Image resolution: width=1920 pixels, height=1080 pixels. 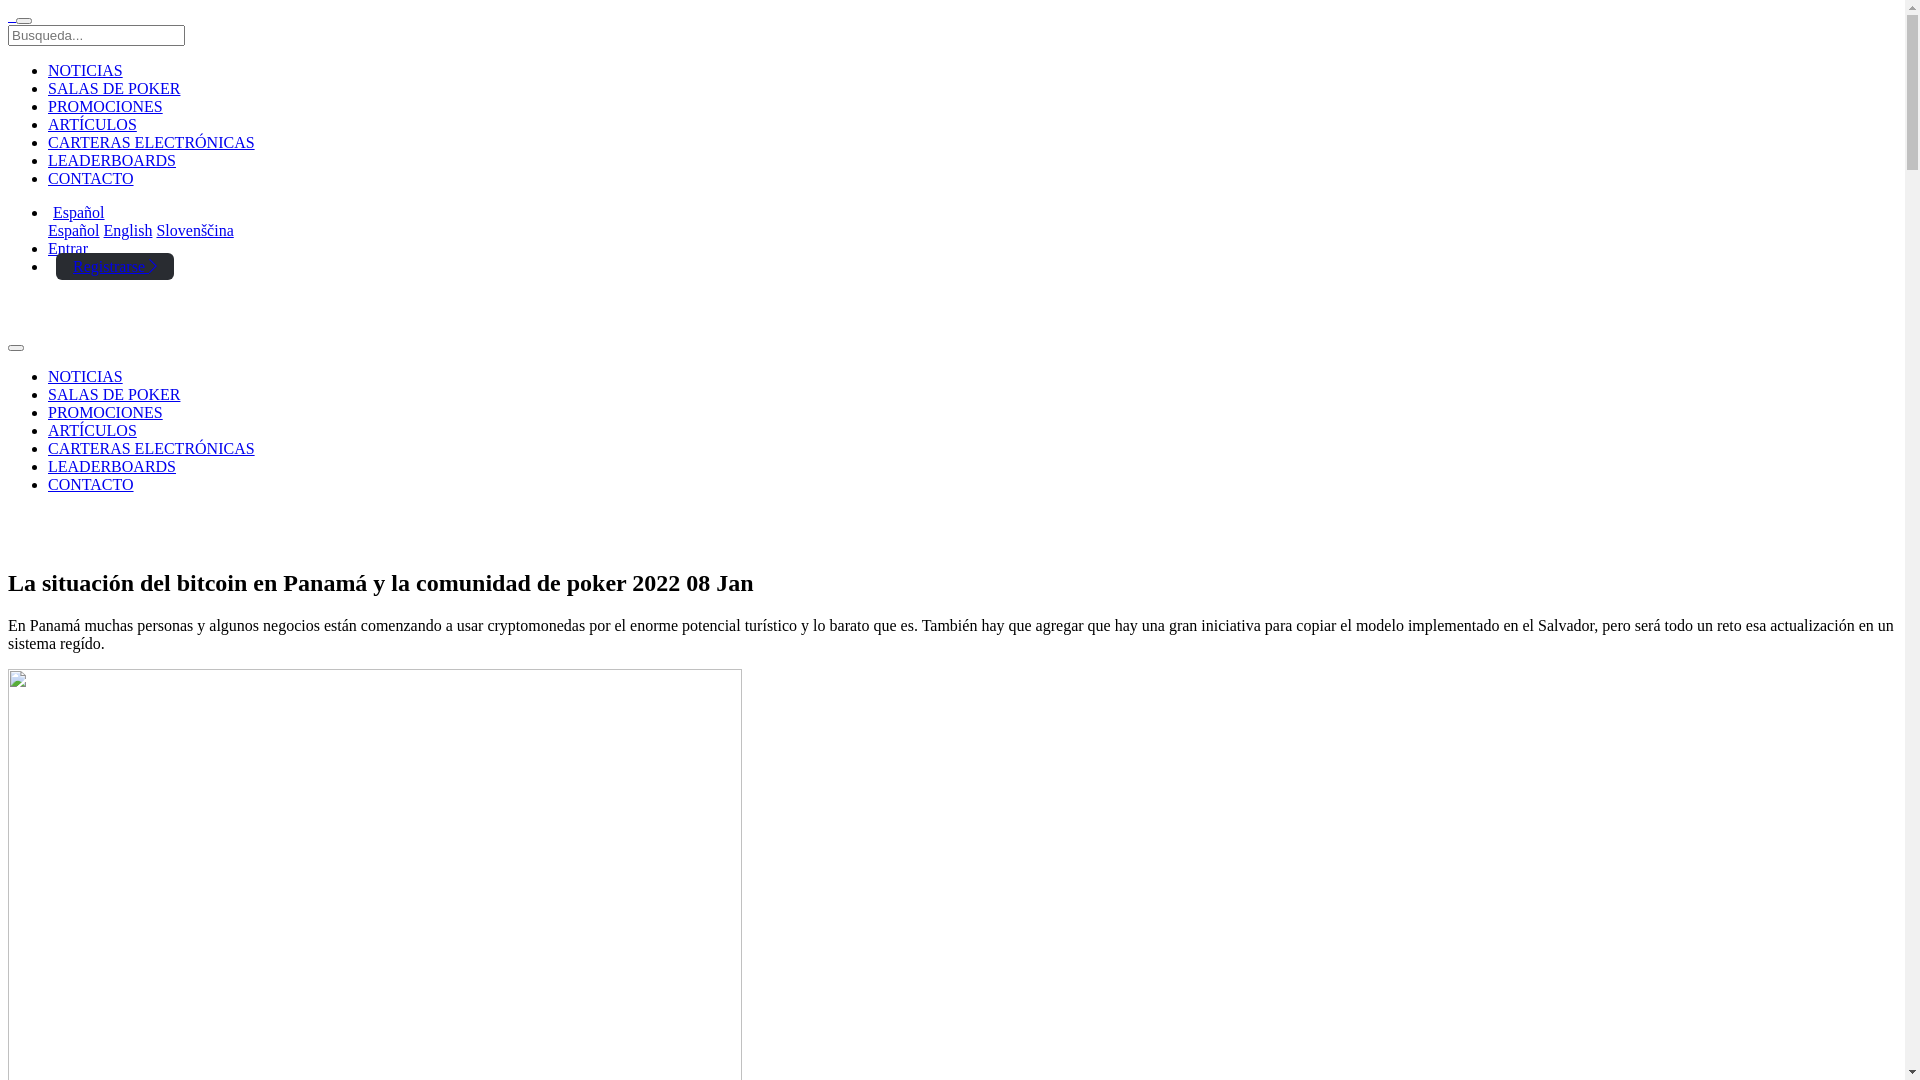 I want to click on 'LEADERBOARDS', so click(x=48, y=159).